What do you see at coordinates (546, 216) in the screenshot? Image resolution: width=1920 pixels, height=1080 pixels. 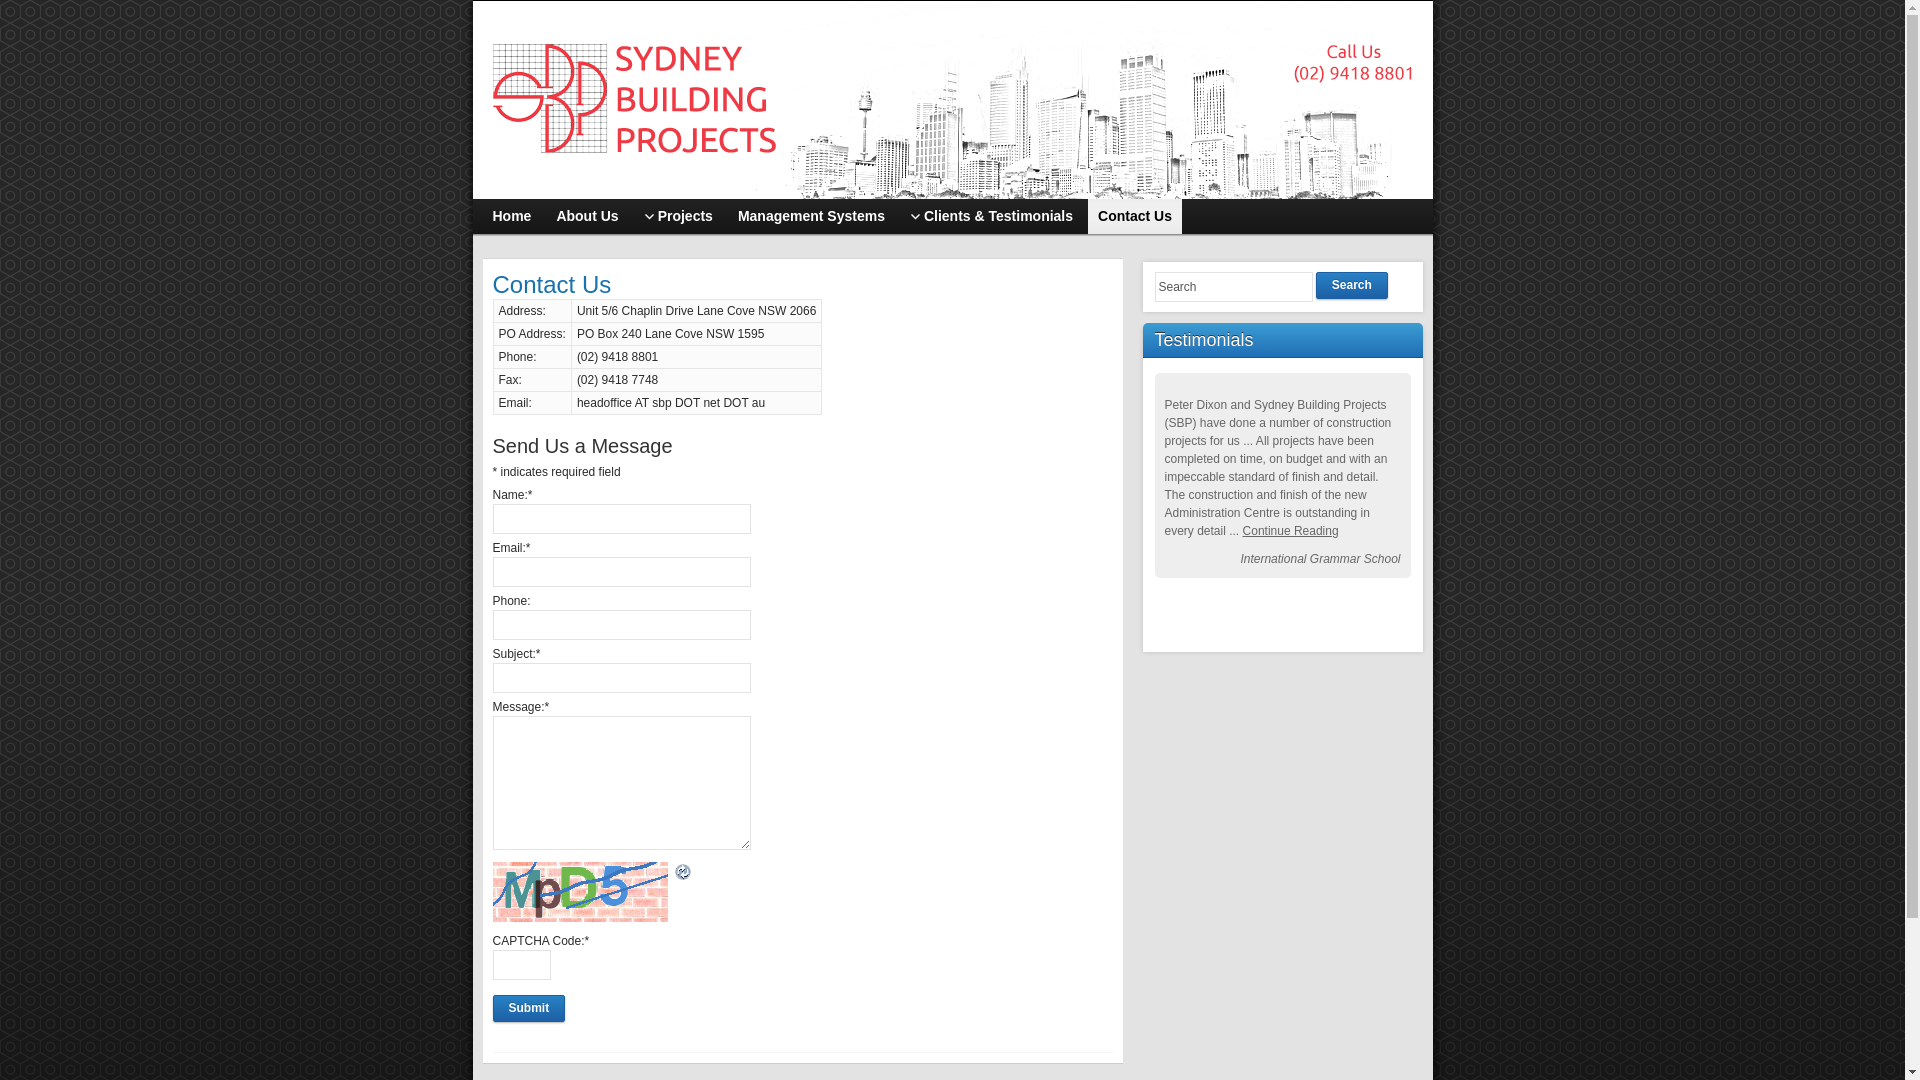 I see `'About Us'` at bounding box center [546, 216].